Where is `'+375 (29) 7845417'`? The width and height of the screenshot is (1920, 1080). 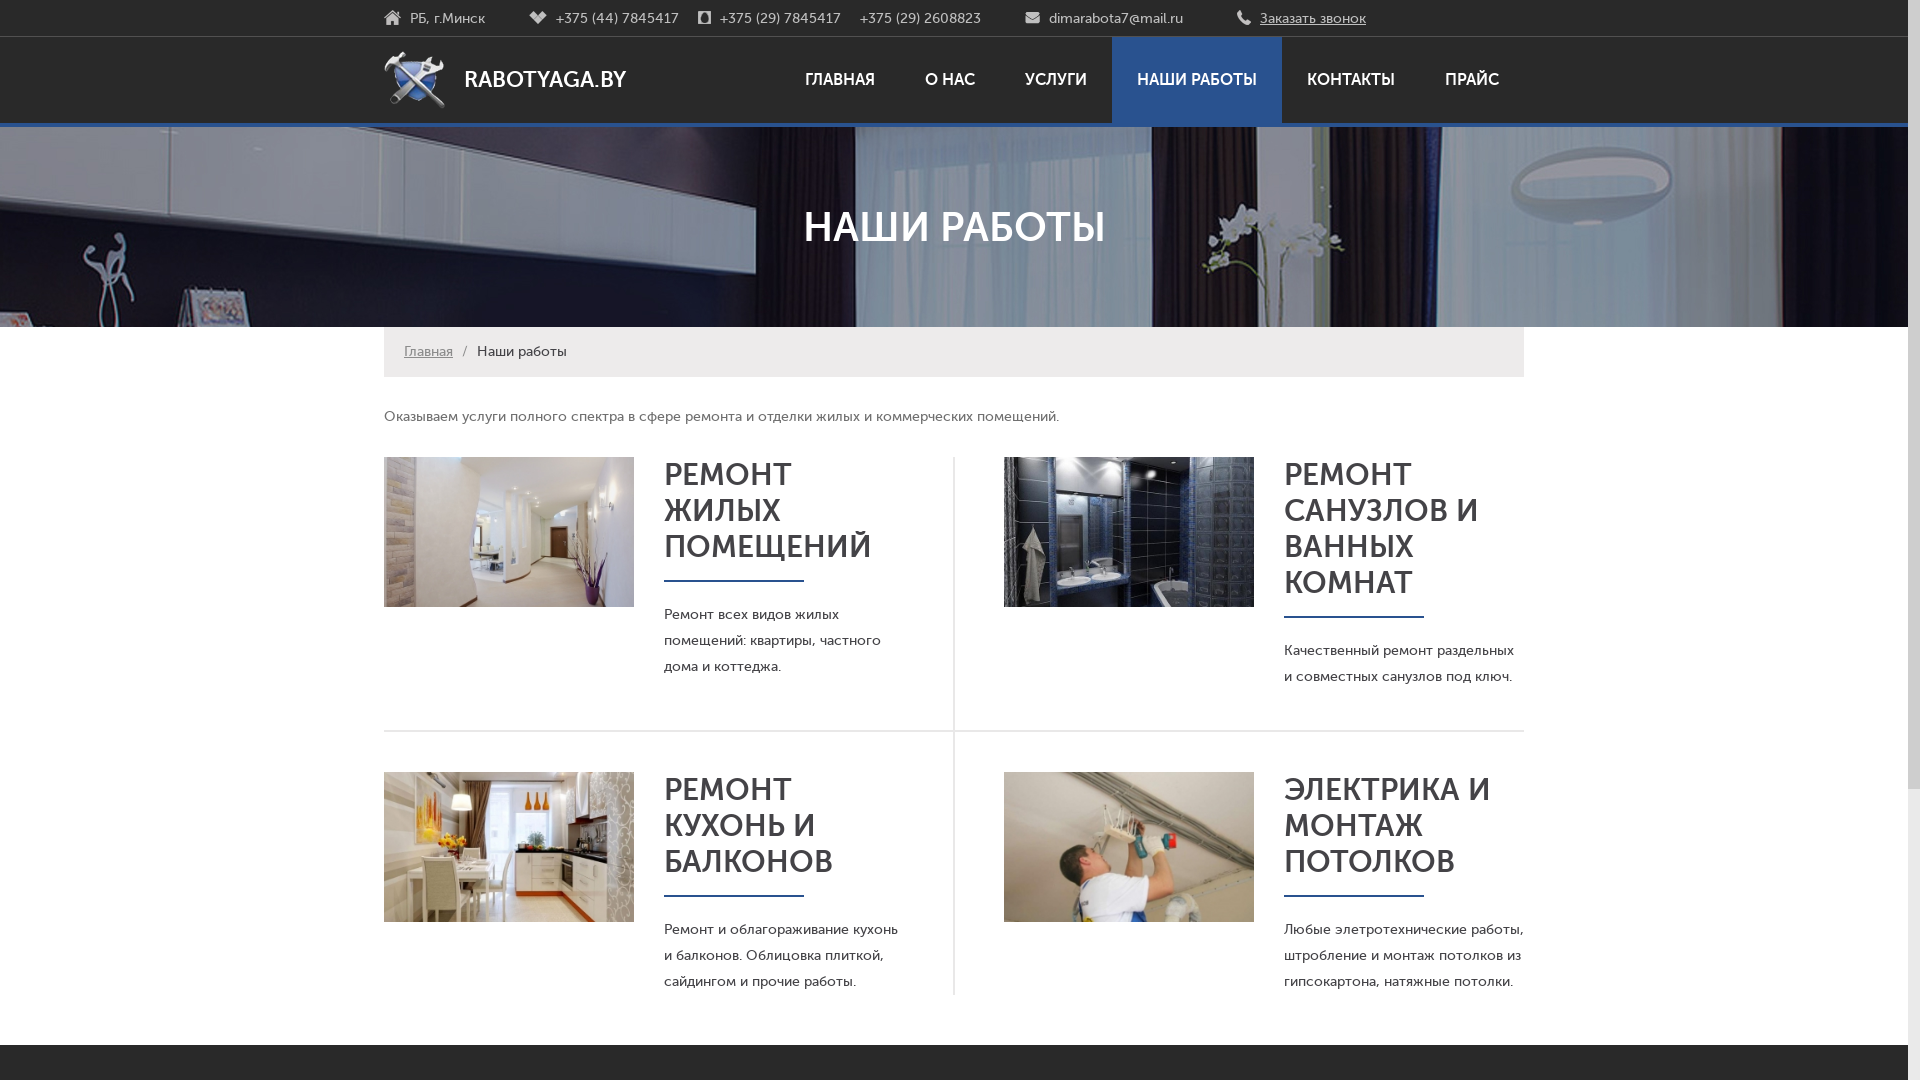
'+375 (29) 7845417' is located at coordinates (779, 18).